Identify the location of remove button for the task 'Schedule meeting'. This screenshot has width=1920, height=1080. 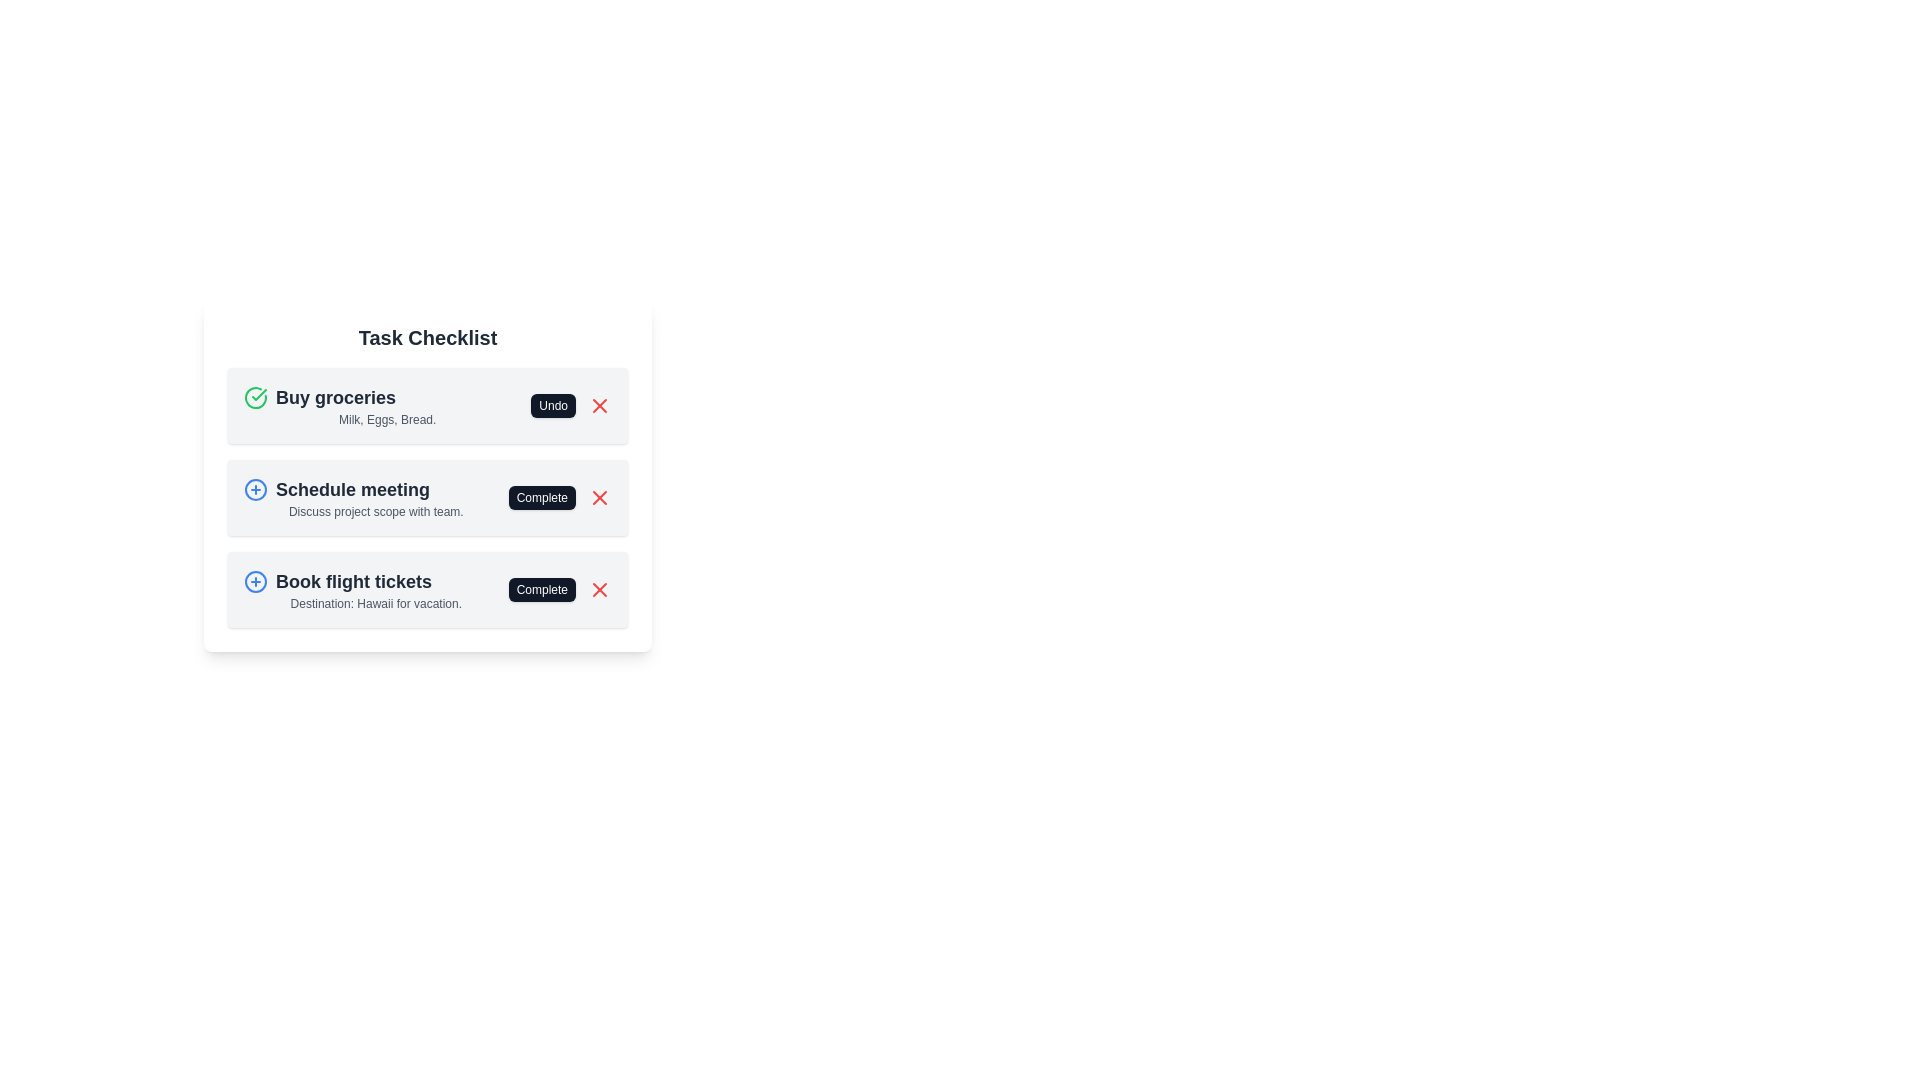
(599, 496).